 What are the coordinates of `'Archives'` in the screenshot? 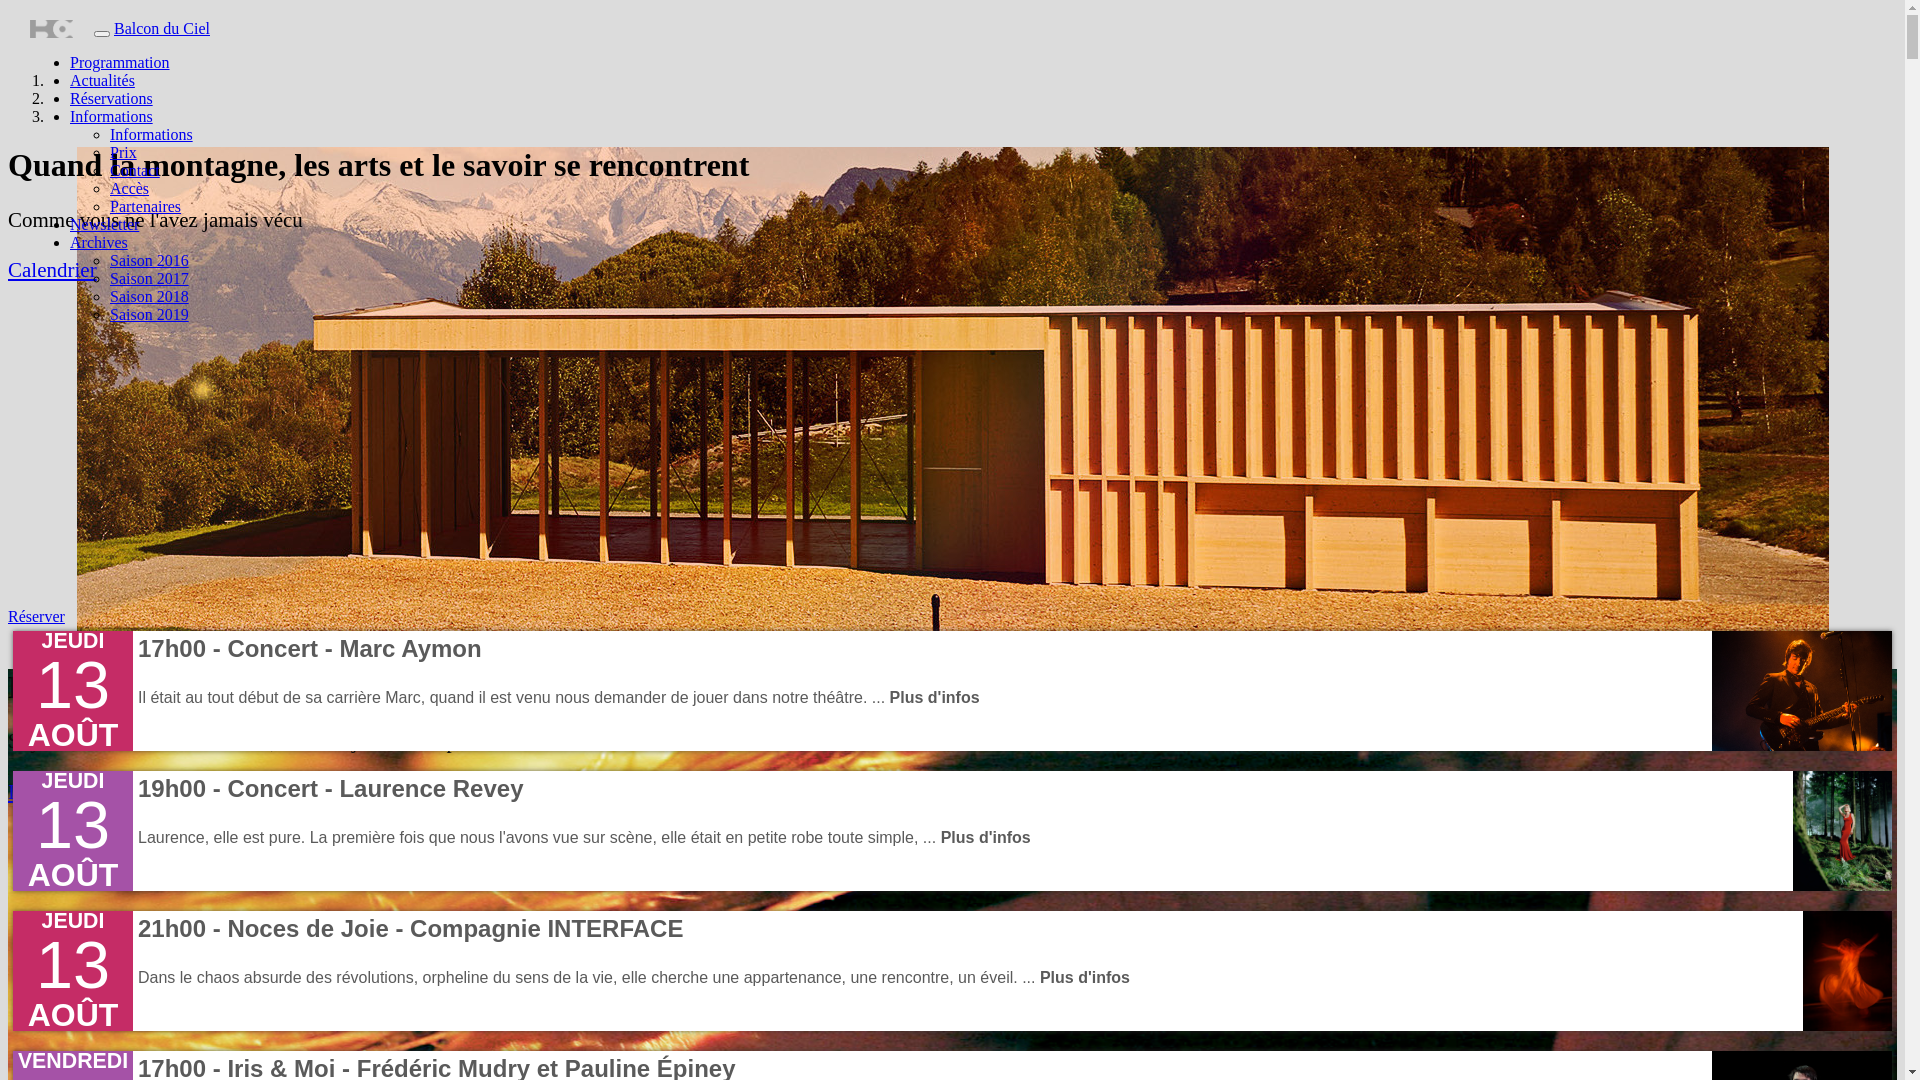 It's located at (98, 241).